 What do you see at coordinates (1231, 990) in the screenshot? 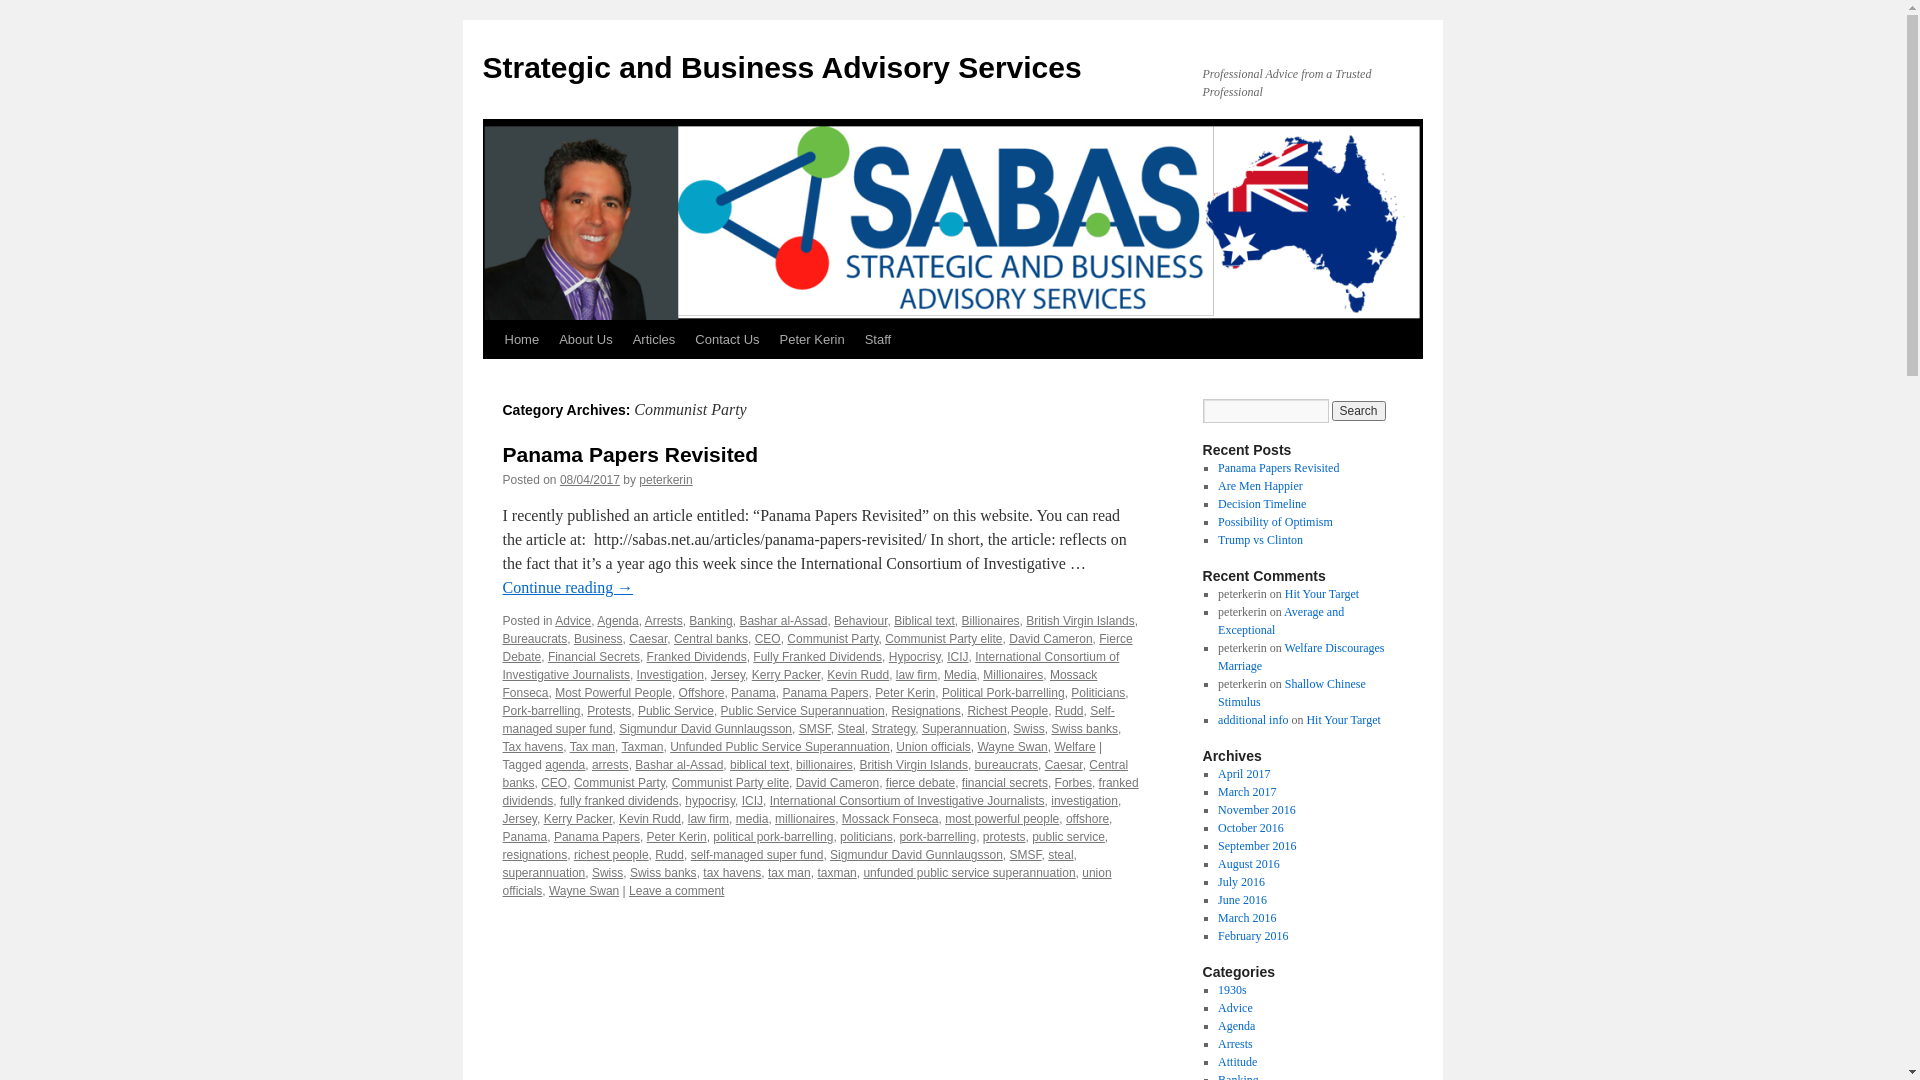
I see `'1930s'` at bounding box center [1231, 990].